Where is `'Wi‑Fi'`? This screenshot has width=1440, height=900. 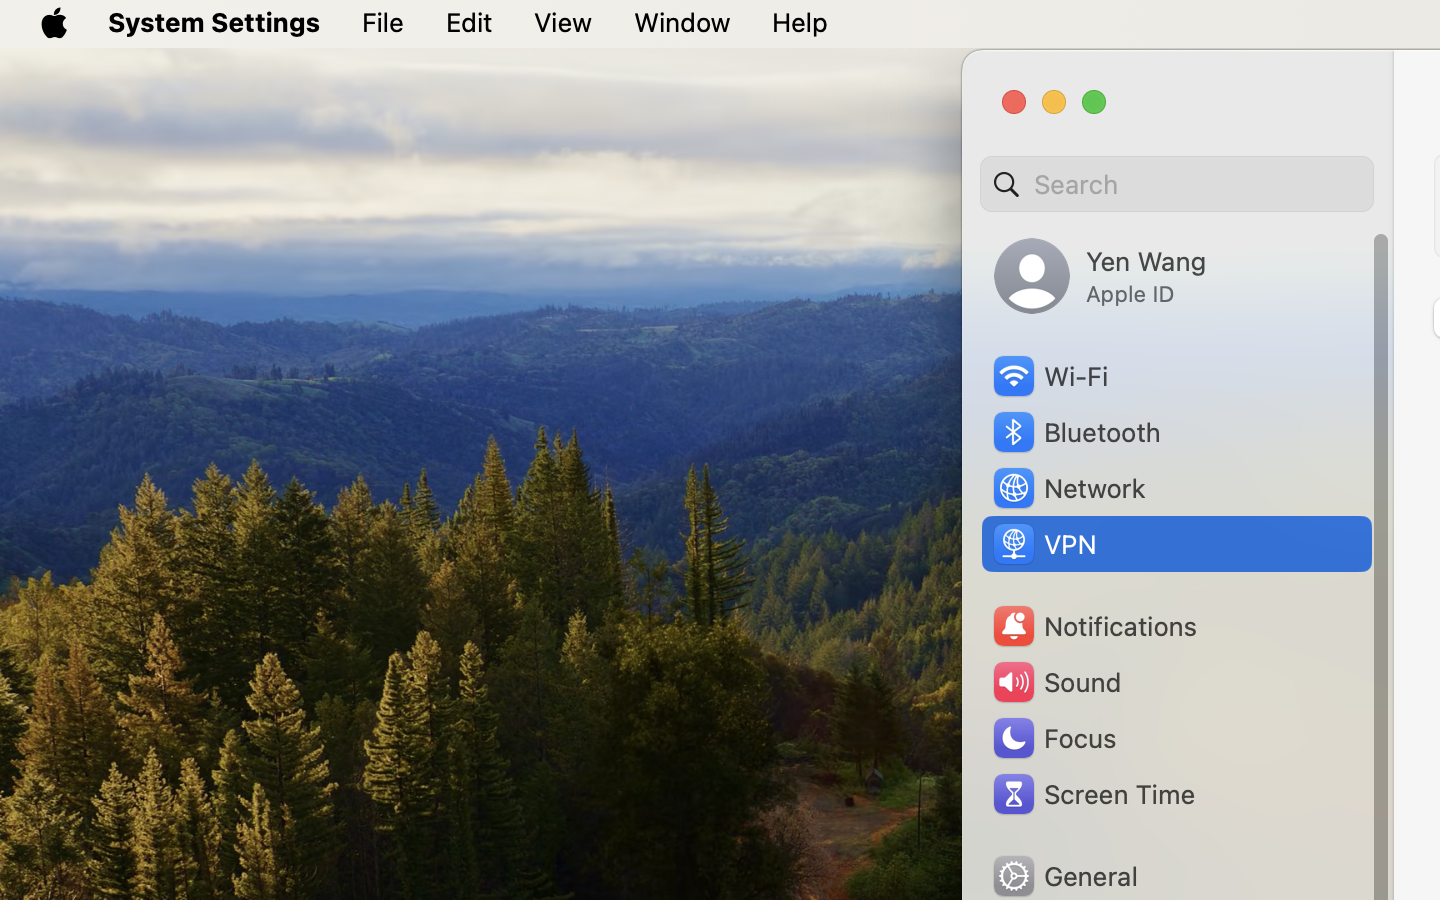 'Wi‑Fi' is located at coordinates (1049, 376).